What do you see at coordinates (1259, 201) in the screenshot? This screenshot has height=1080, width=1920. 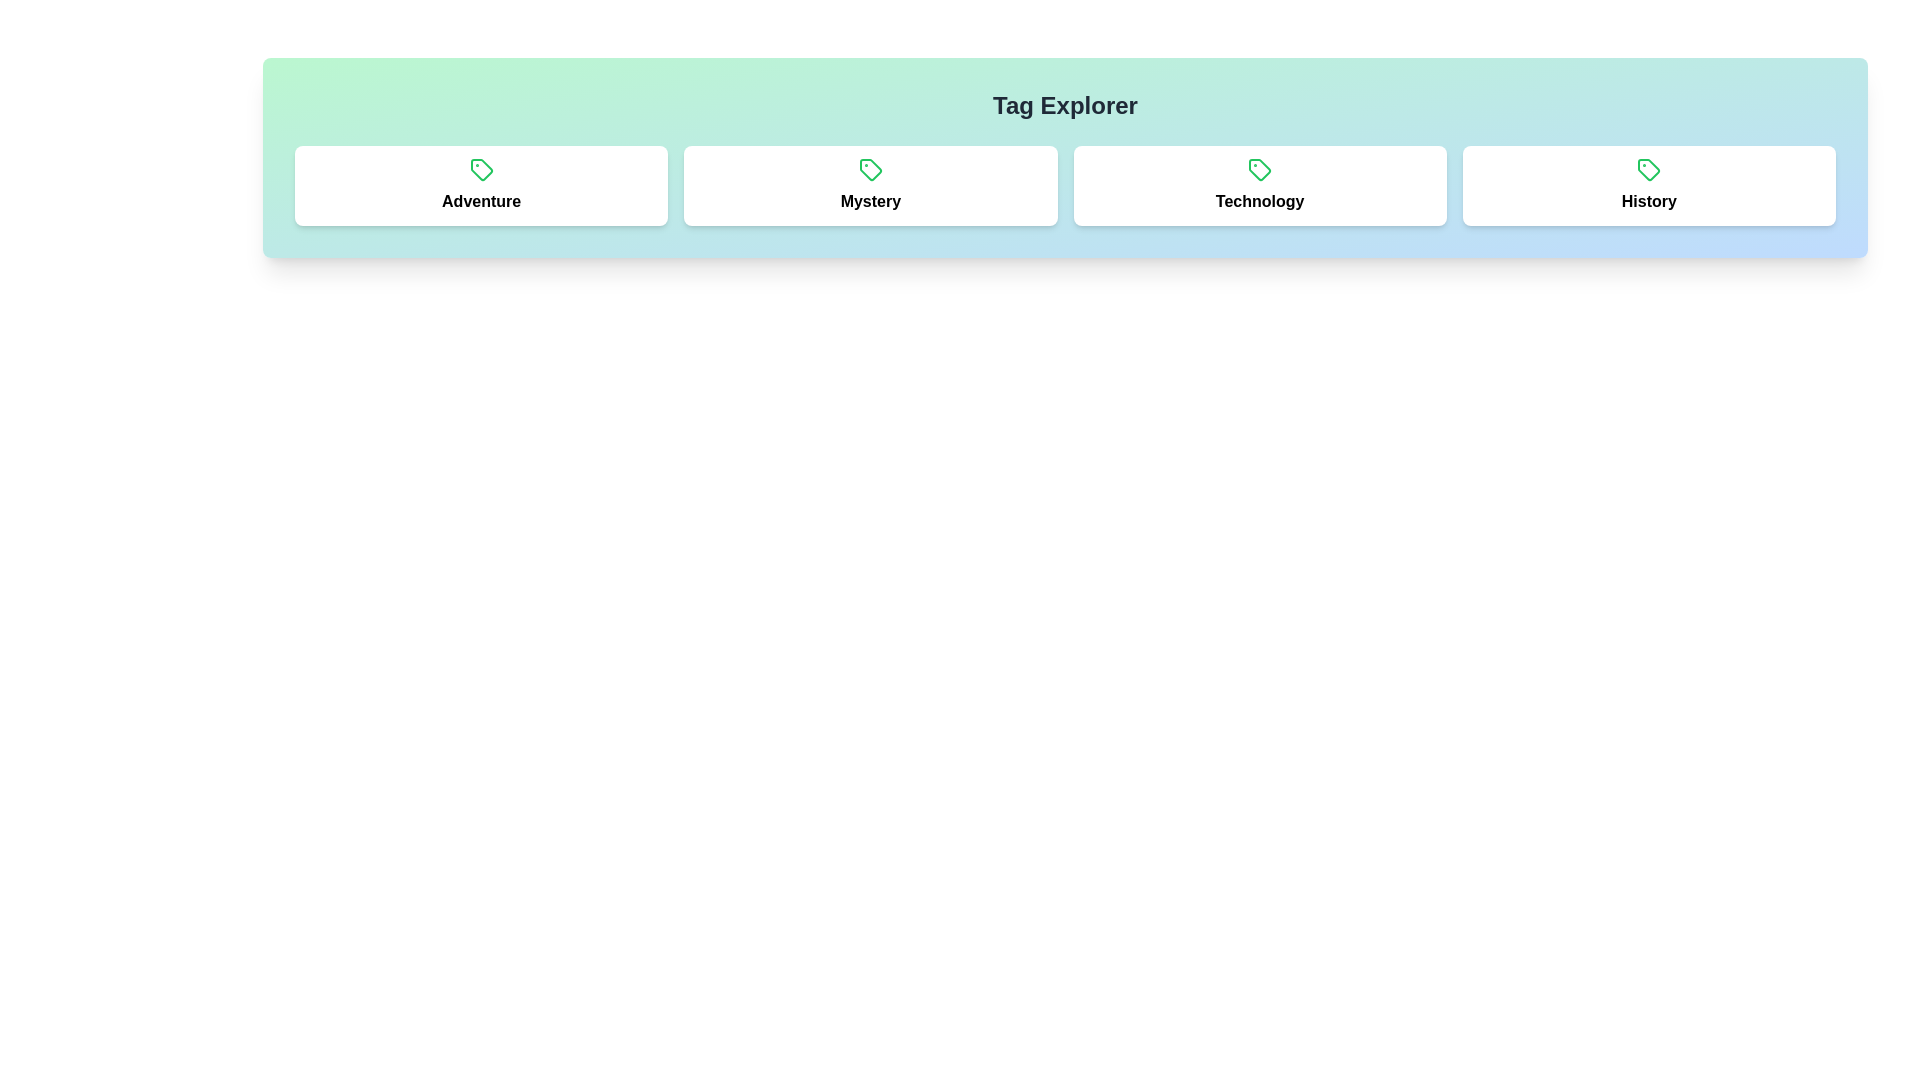 I see `the text label 'Technology' which is styled in bold font and located in the third card of a horizontal list of four cards` at bounding box center [1259, 201].